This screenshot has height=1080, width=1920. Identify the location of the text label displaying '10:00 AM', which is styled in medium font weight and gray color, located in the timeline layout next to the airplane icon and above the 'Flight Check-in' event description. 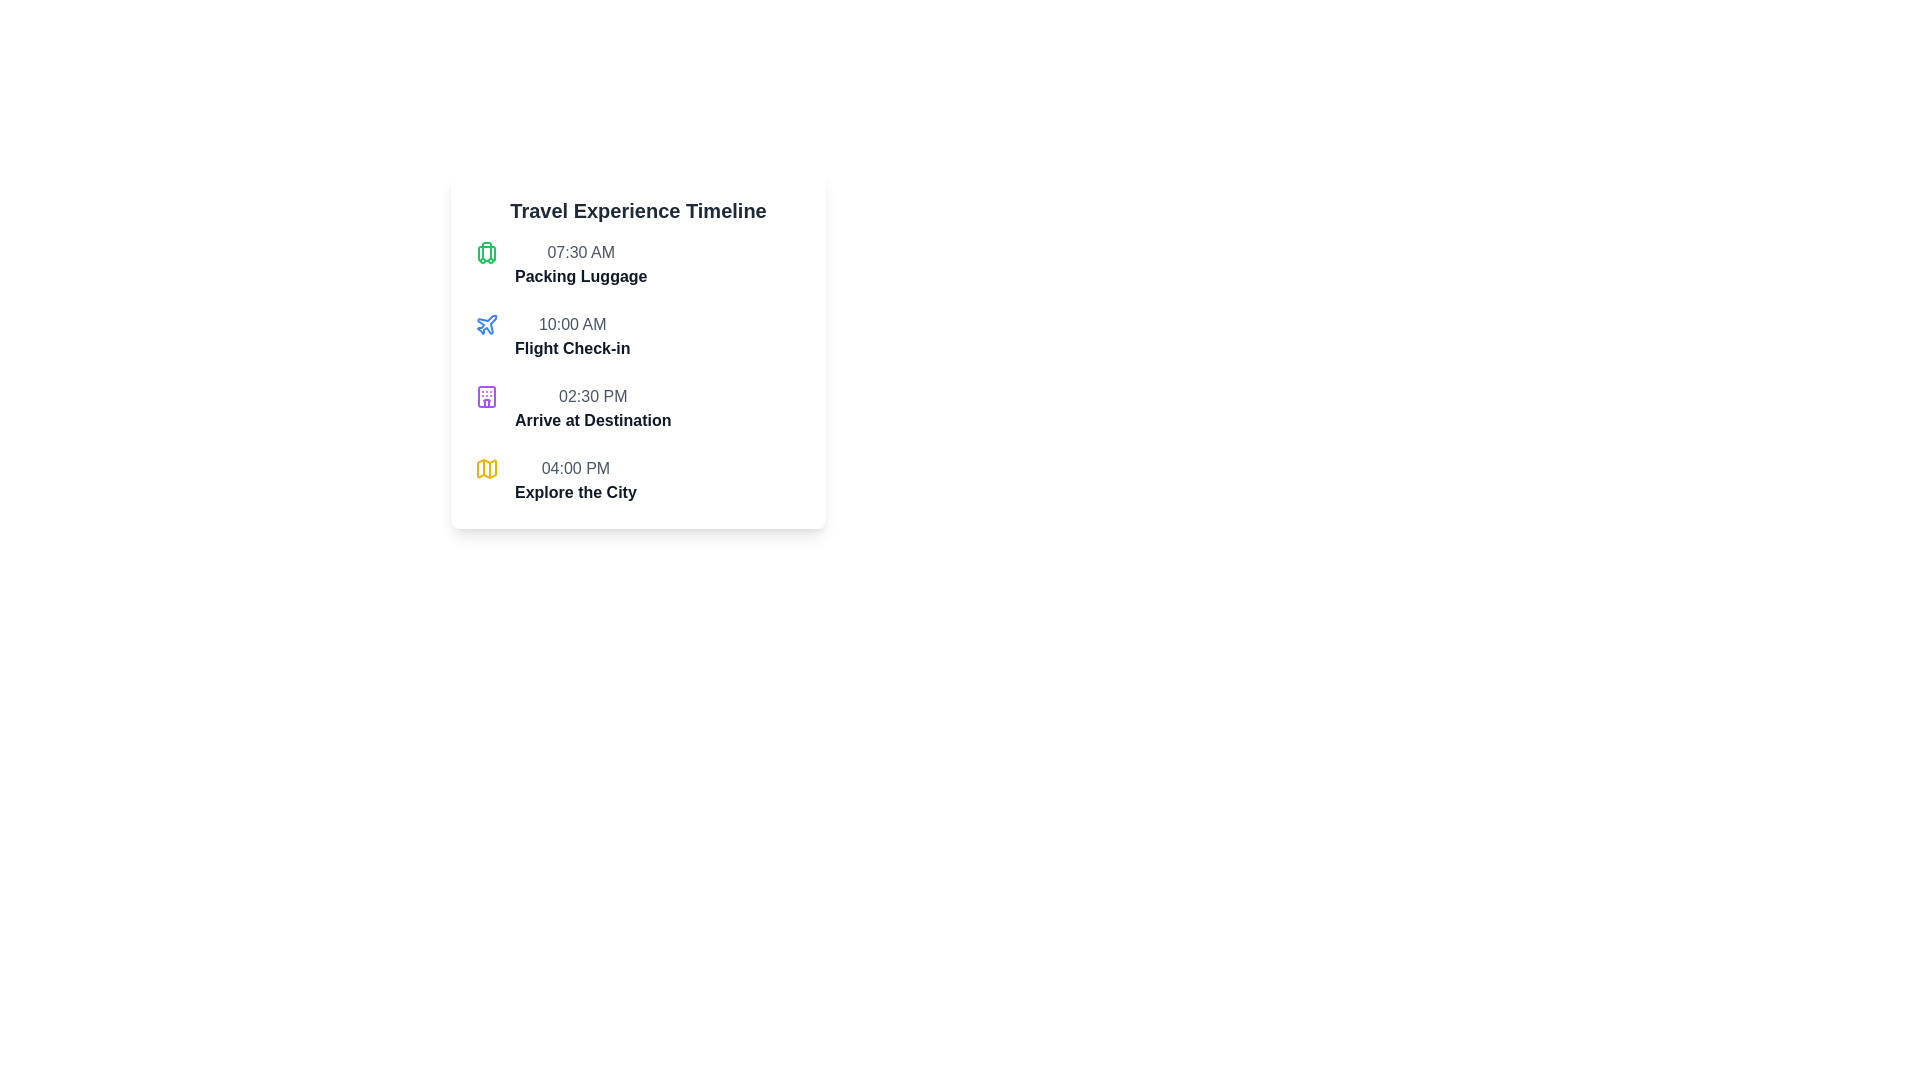
(571, 323).